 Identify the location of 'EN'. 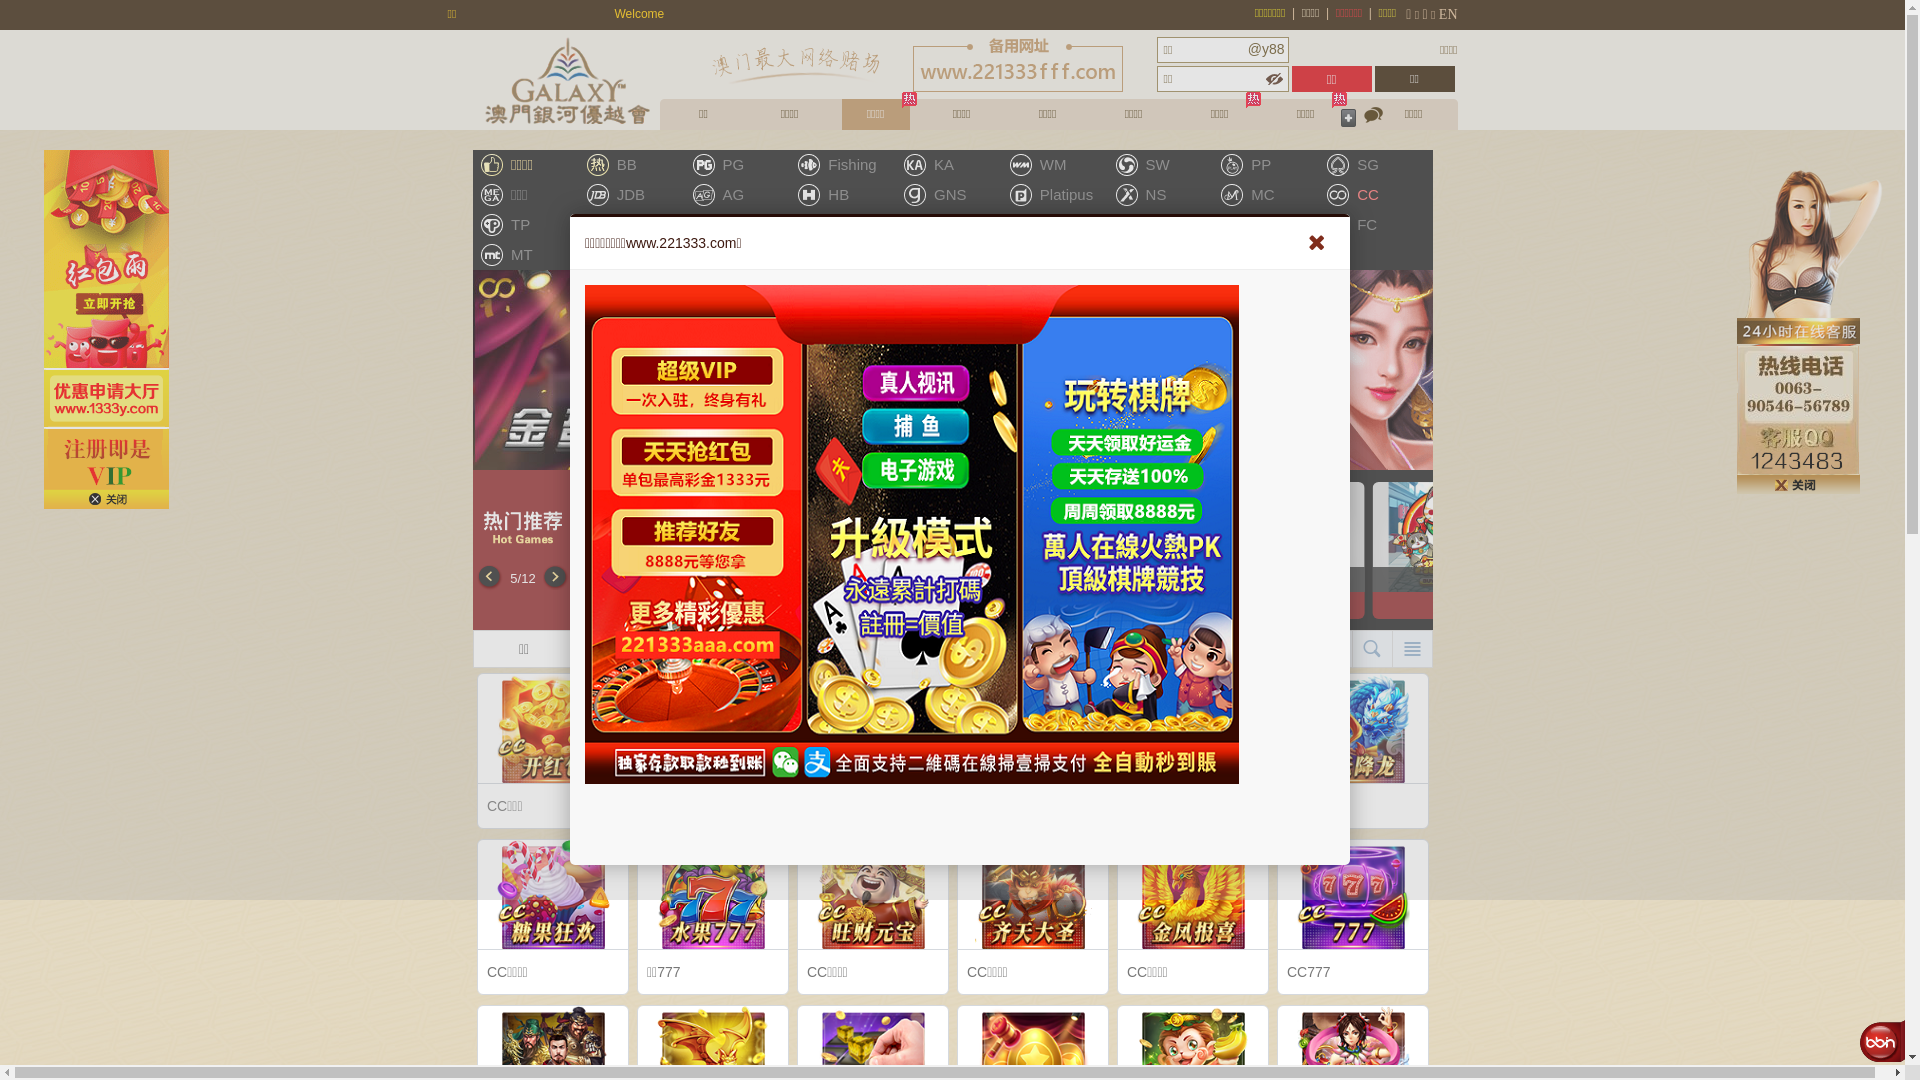
(1448, 14).